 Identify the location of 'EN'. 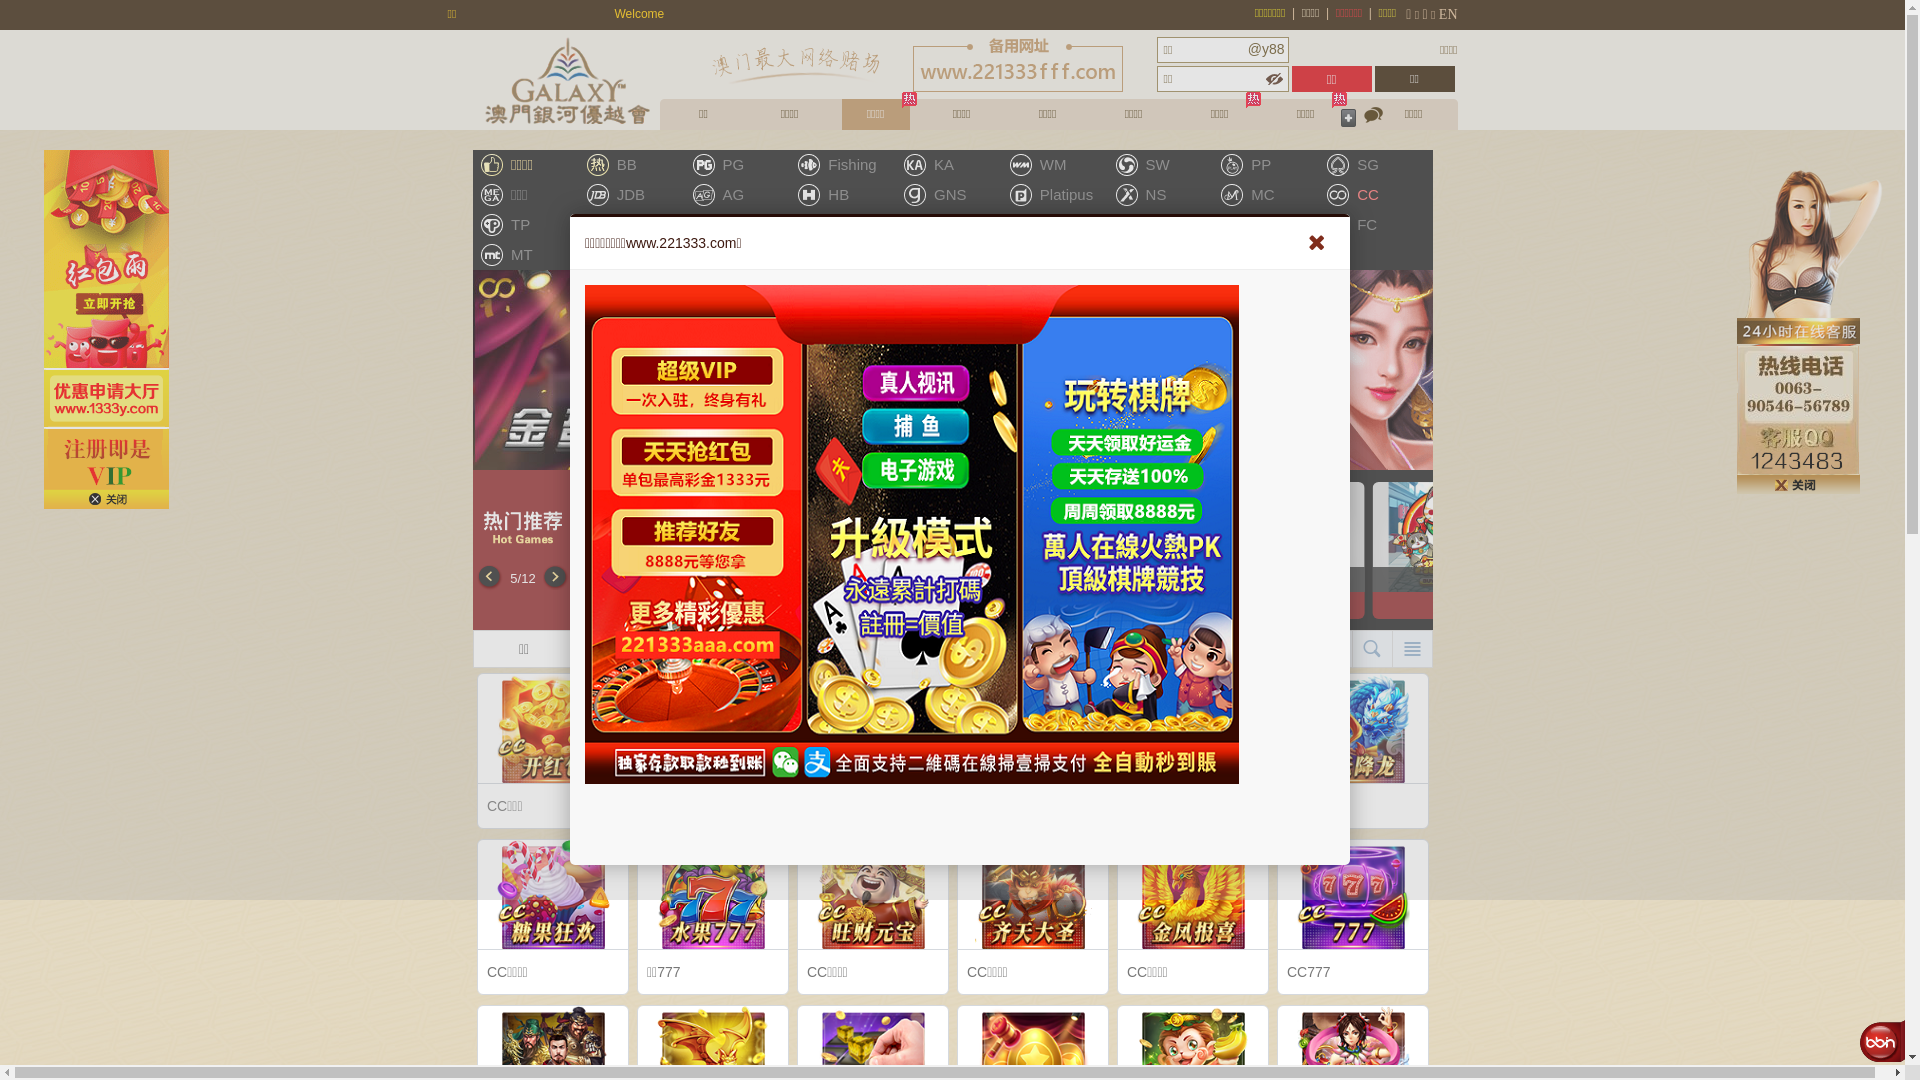
(1448, 14).